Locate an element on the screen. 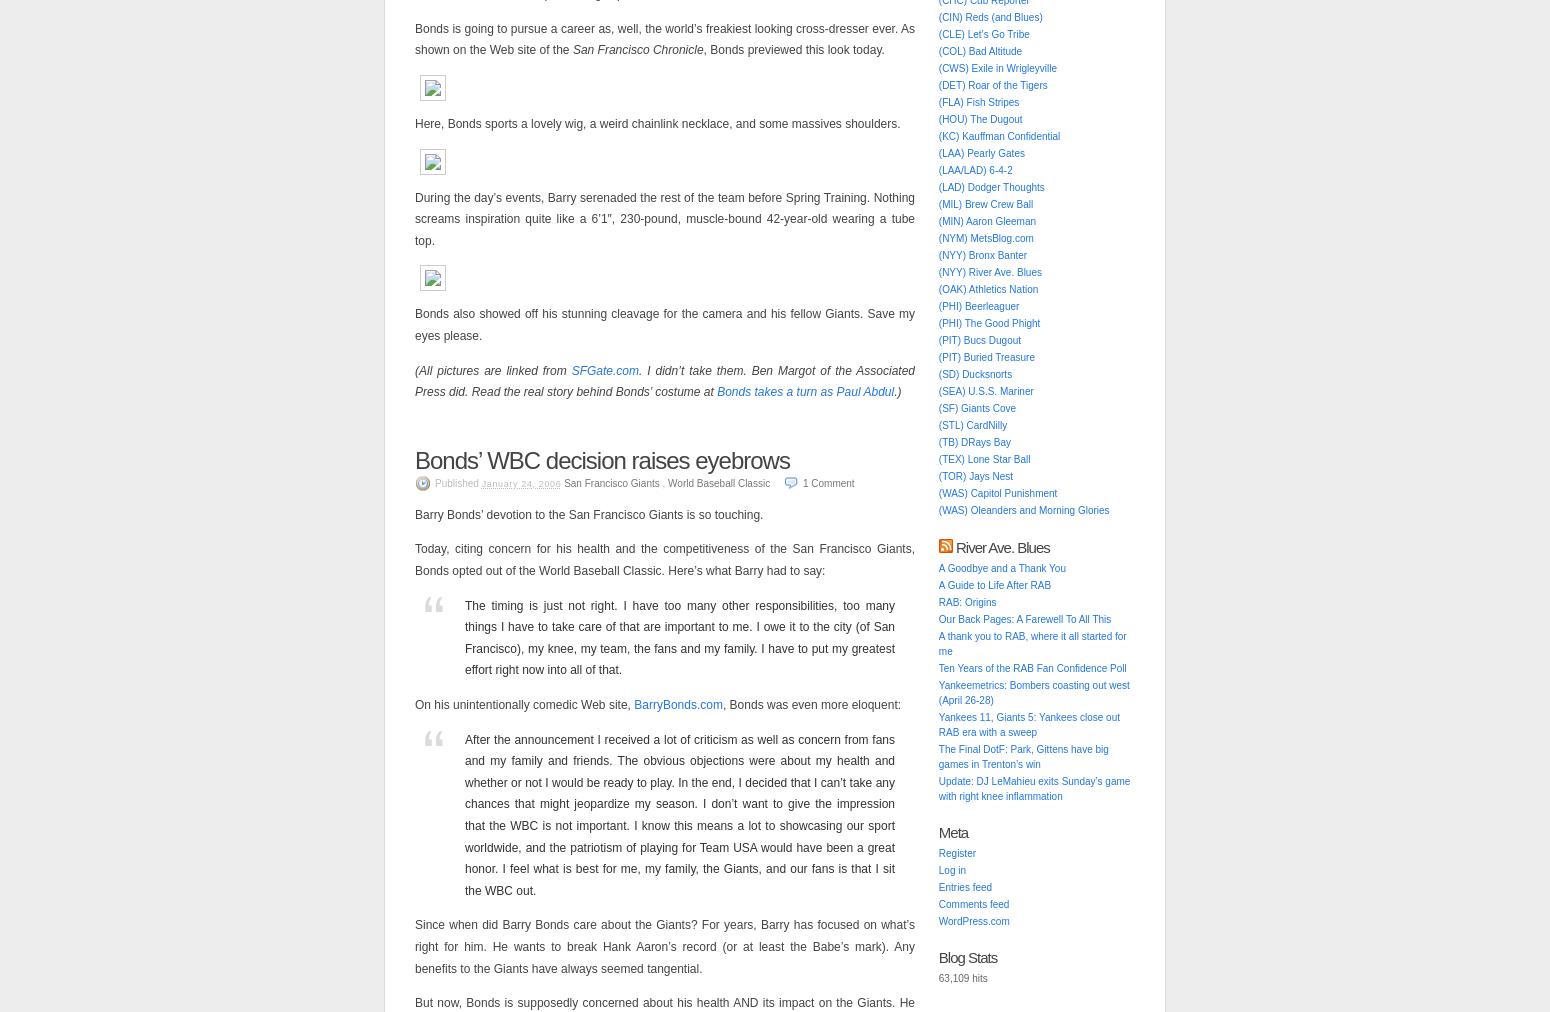 The height and width of the screenshot is (1012, 1550). '(KC) Kauffman Confidential' is located at coordinates (997, 136).